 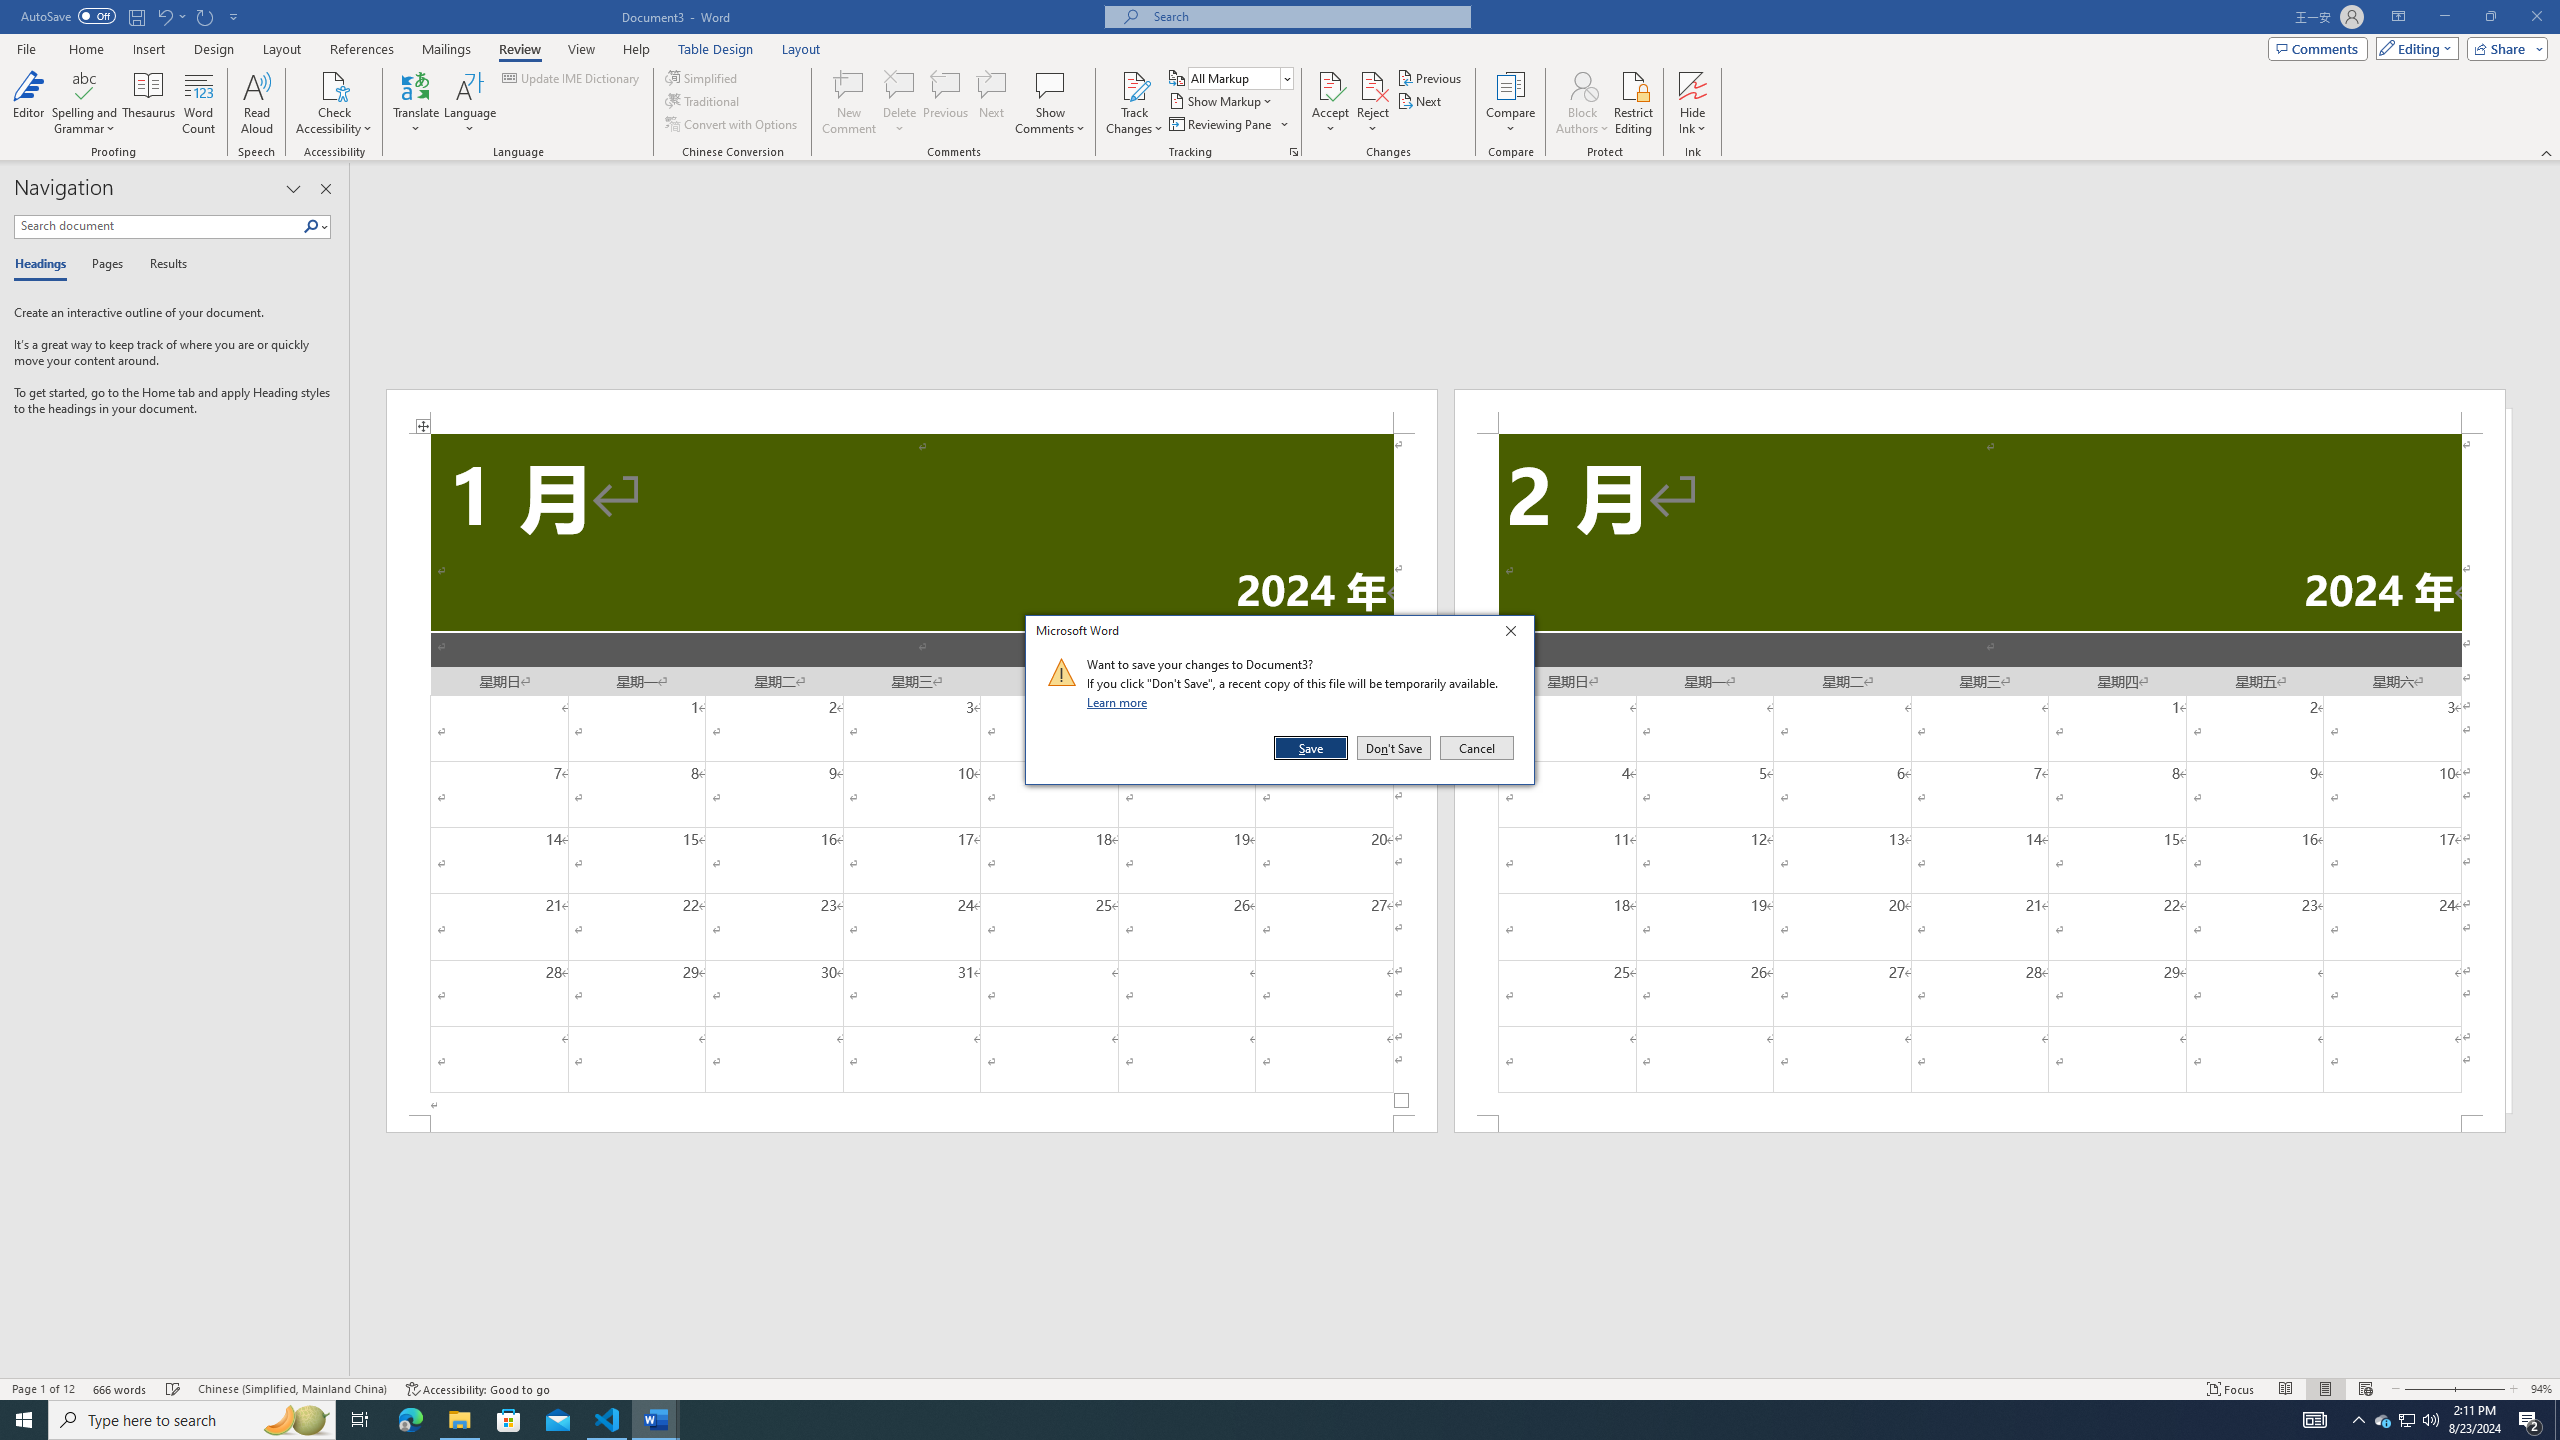 What do you see at coordinates (85, 84) in the screenshot?
I see `'Spelling and Grammar'` at bounding box center [85, 84].